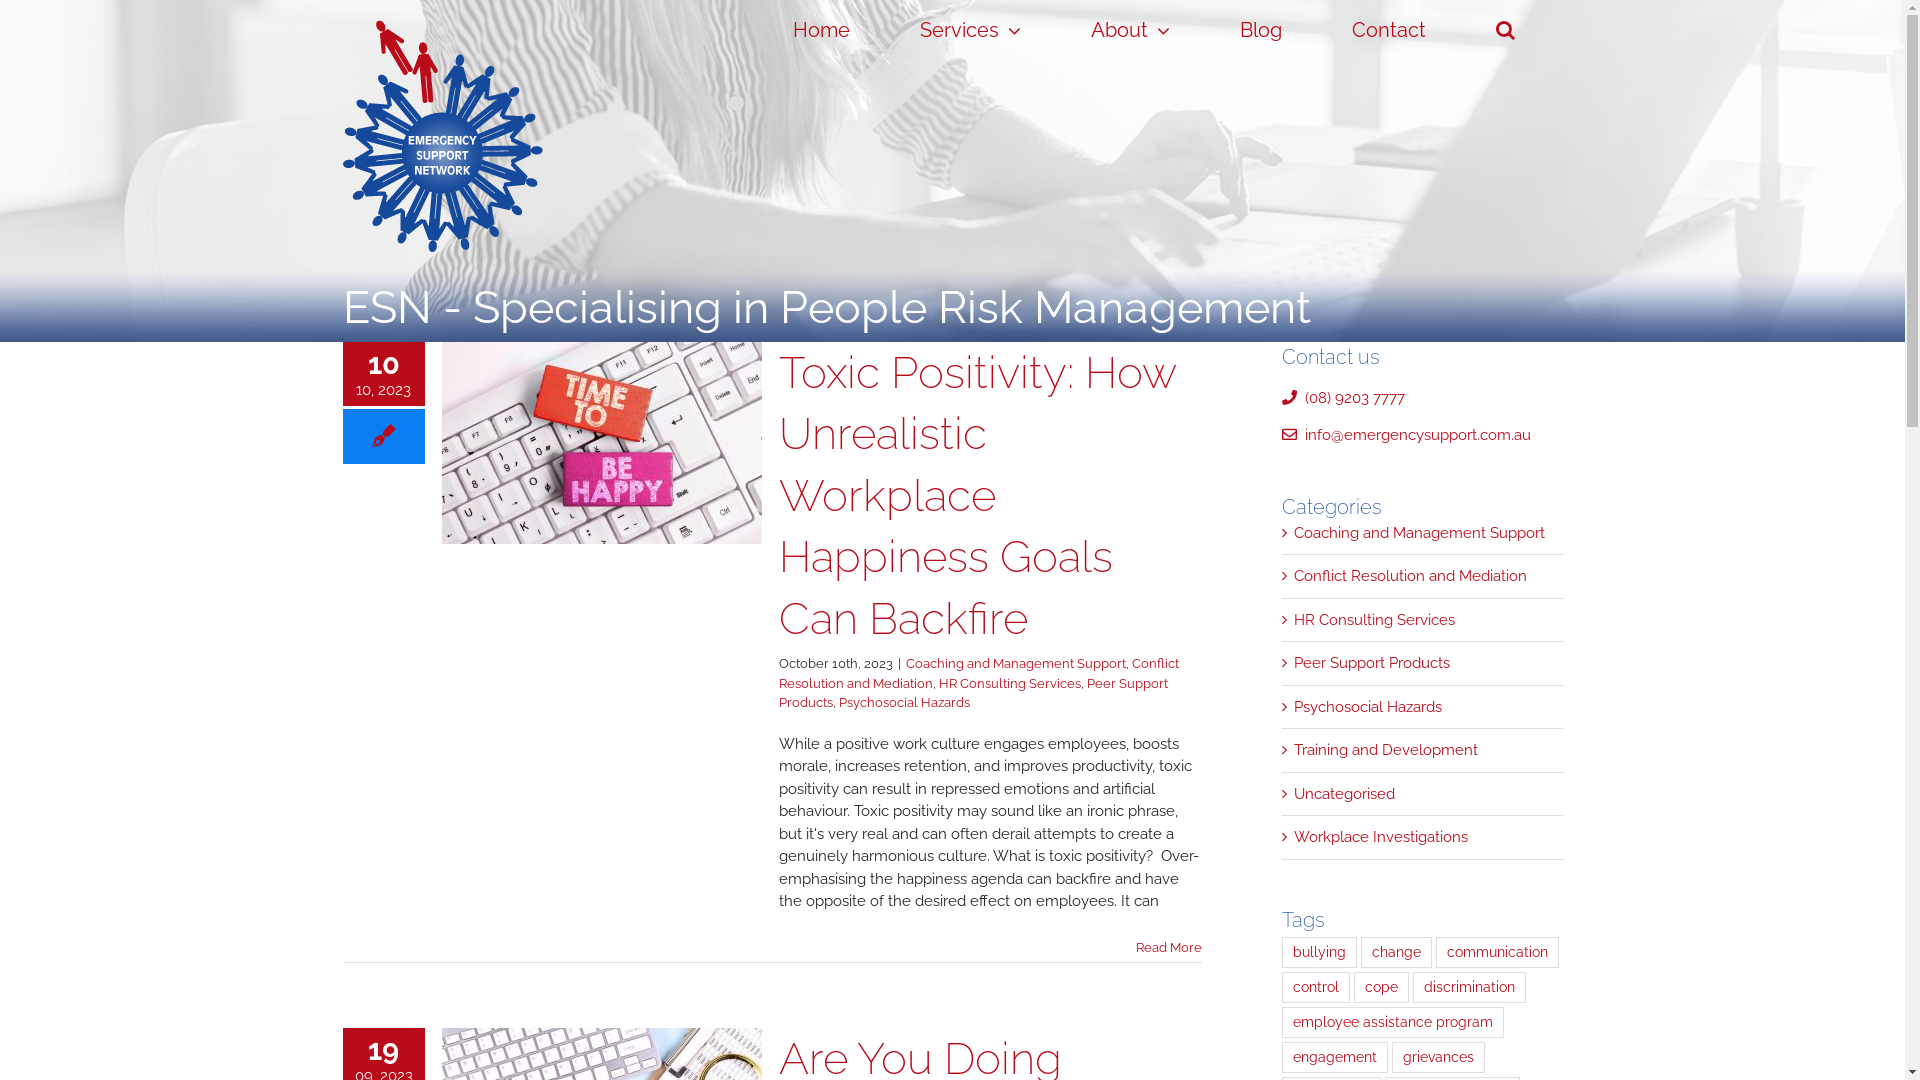 The width and height of the screenshot is (1920, 1080). Describe the element at coordinates (902, 701) in the screenshot. I see `'Psychosocial Hazards'` at that location.